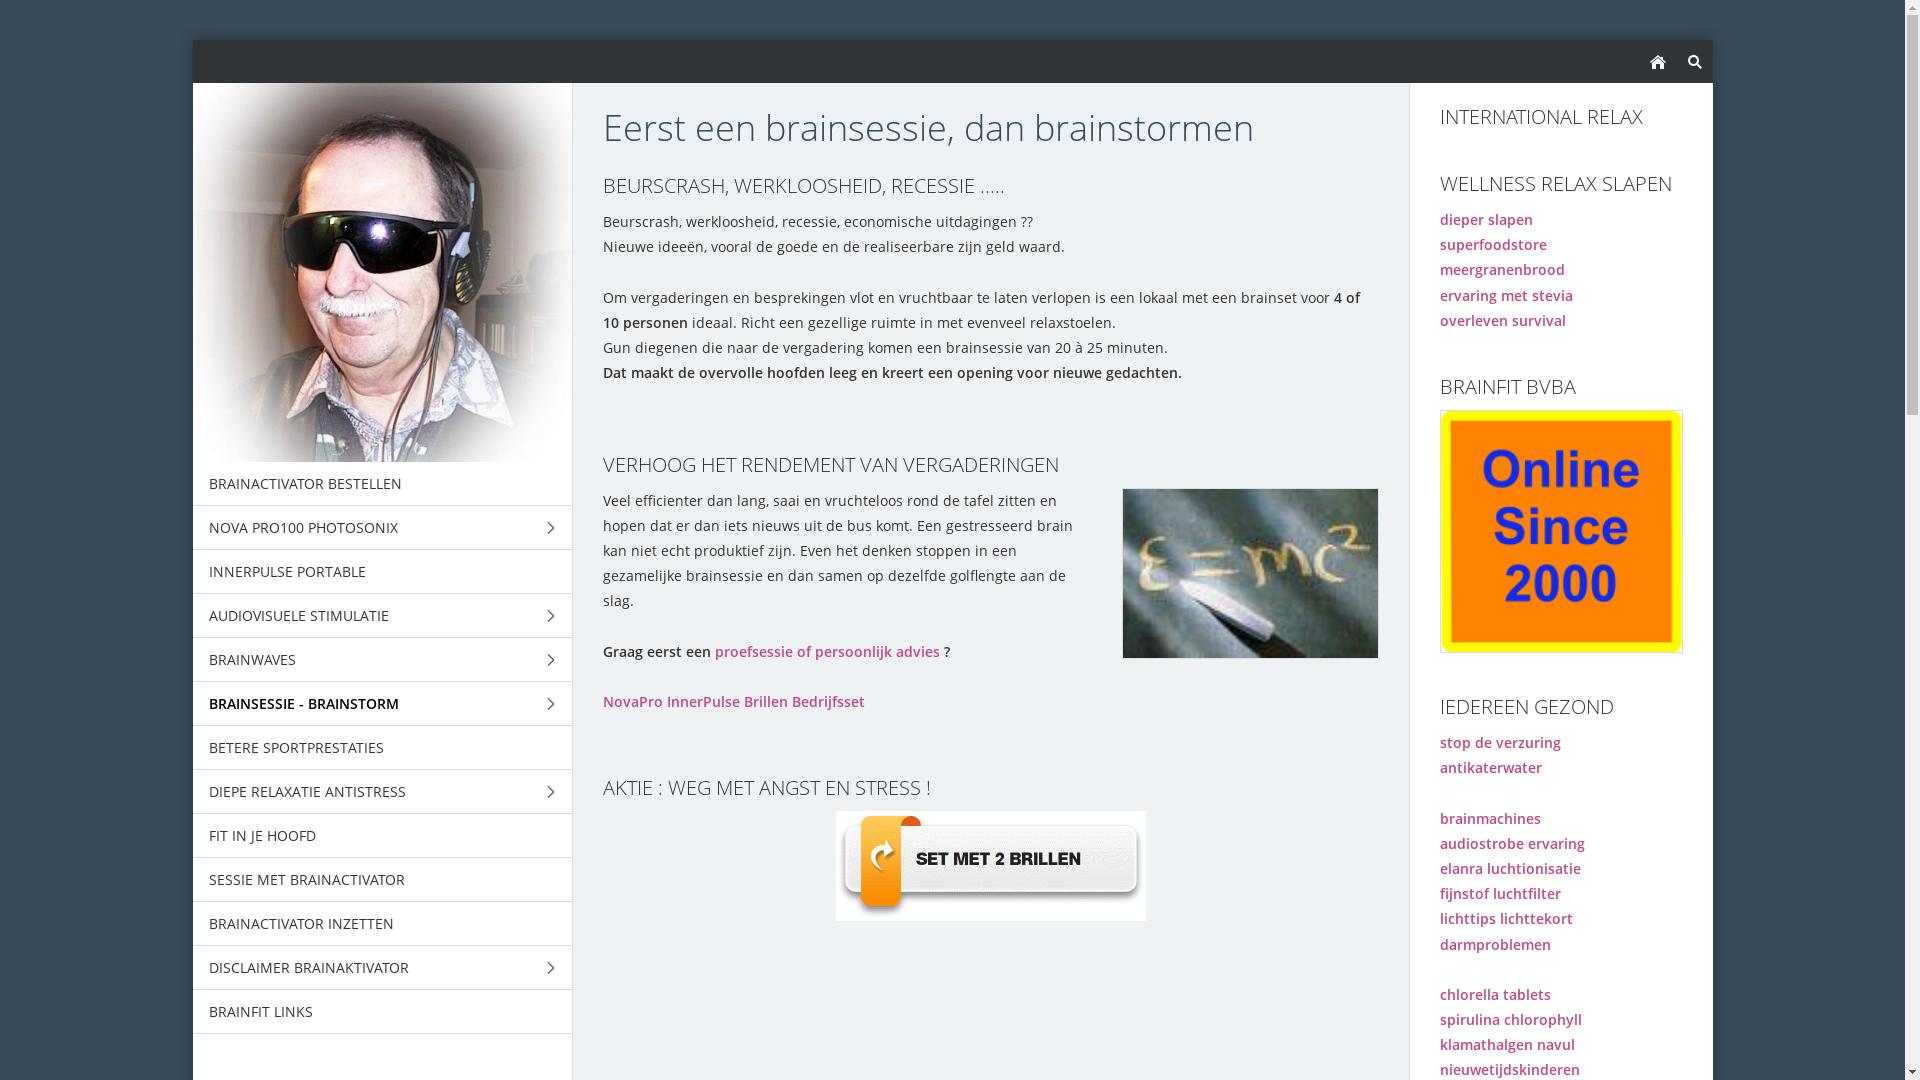 The image size is (1920, 1080). I want to click on 'spirulina chlorophyll', so click(1511, 1019).